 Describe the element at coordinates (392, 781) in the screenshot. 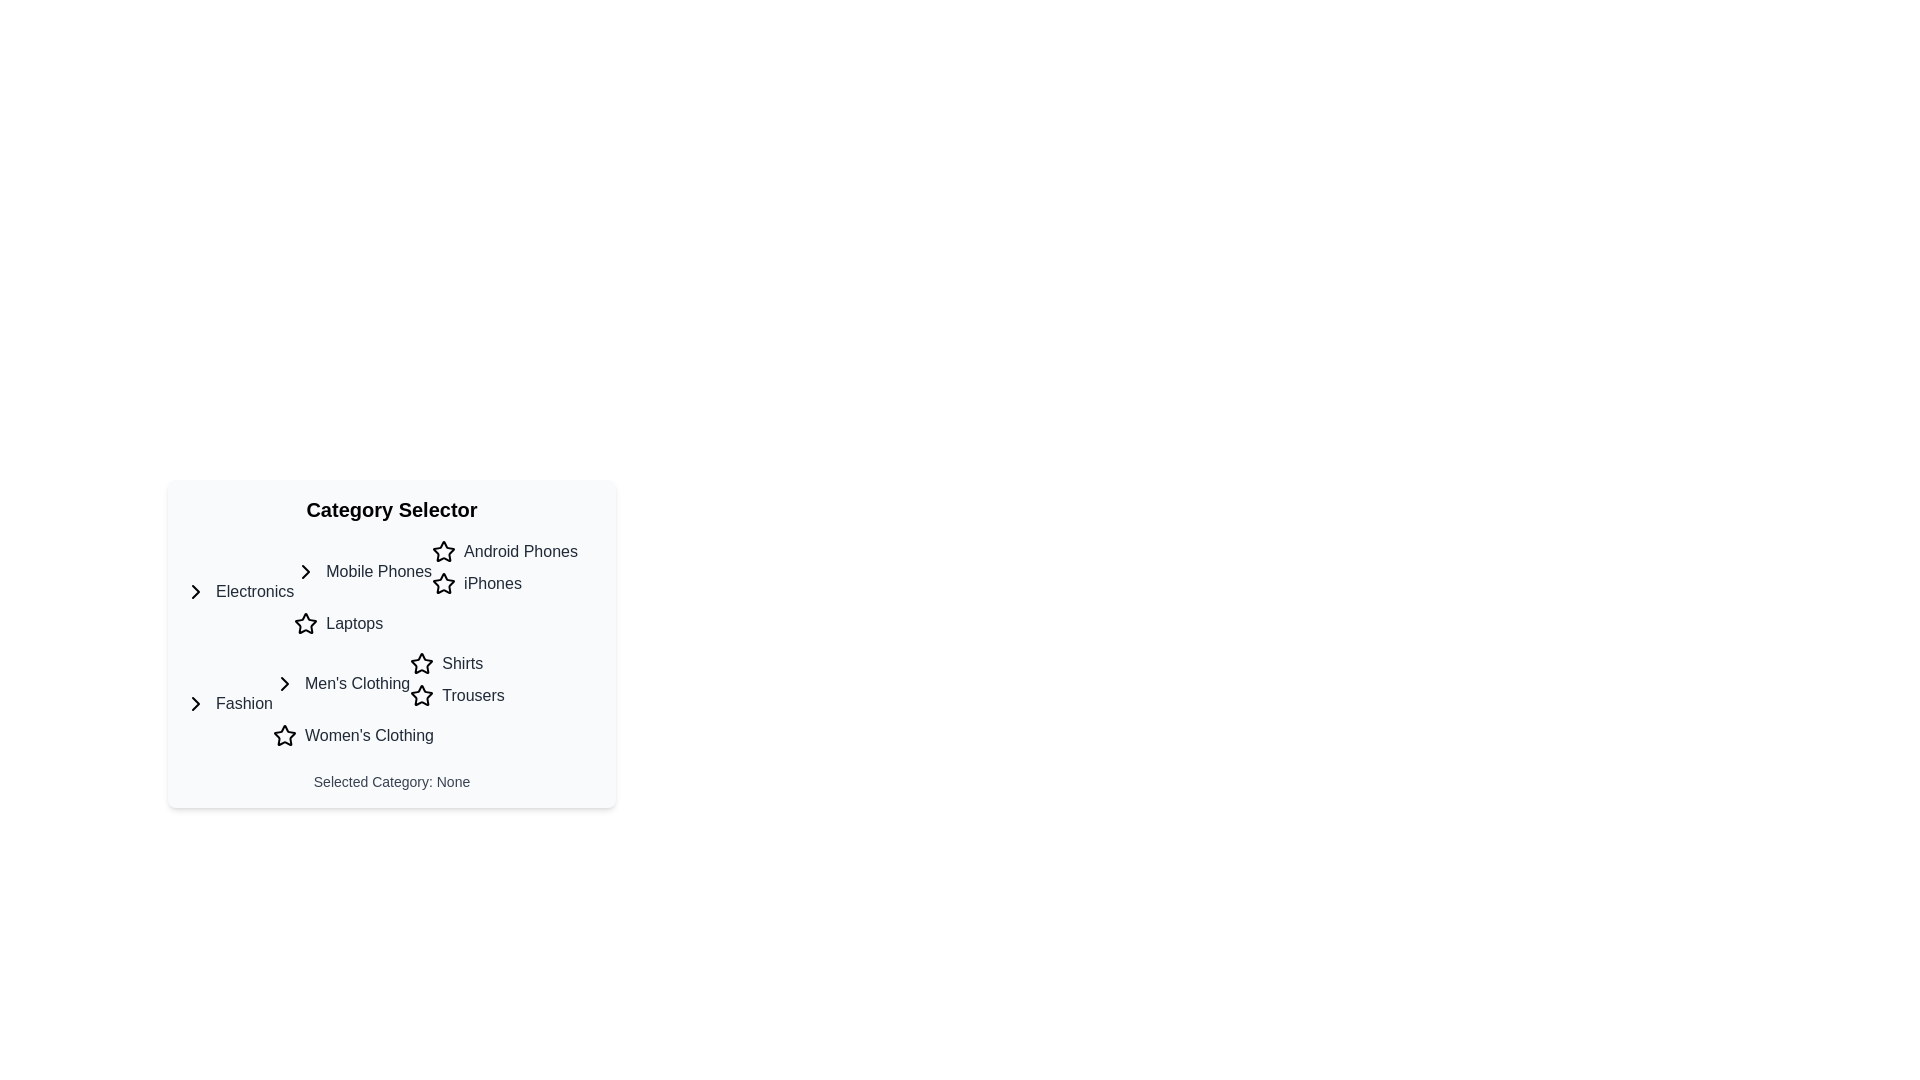

I see `the static text displaying 'Selected Category: None', which is located in the lower segment of the category selection panel` at that location.